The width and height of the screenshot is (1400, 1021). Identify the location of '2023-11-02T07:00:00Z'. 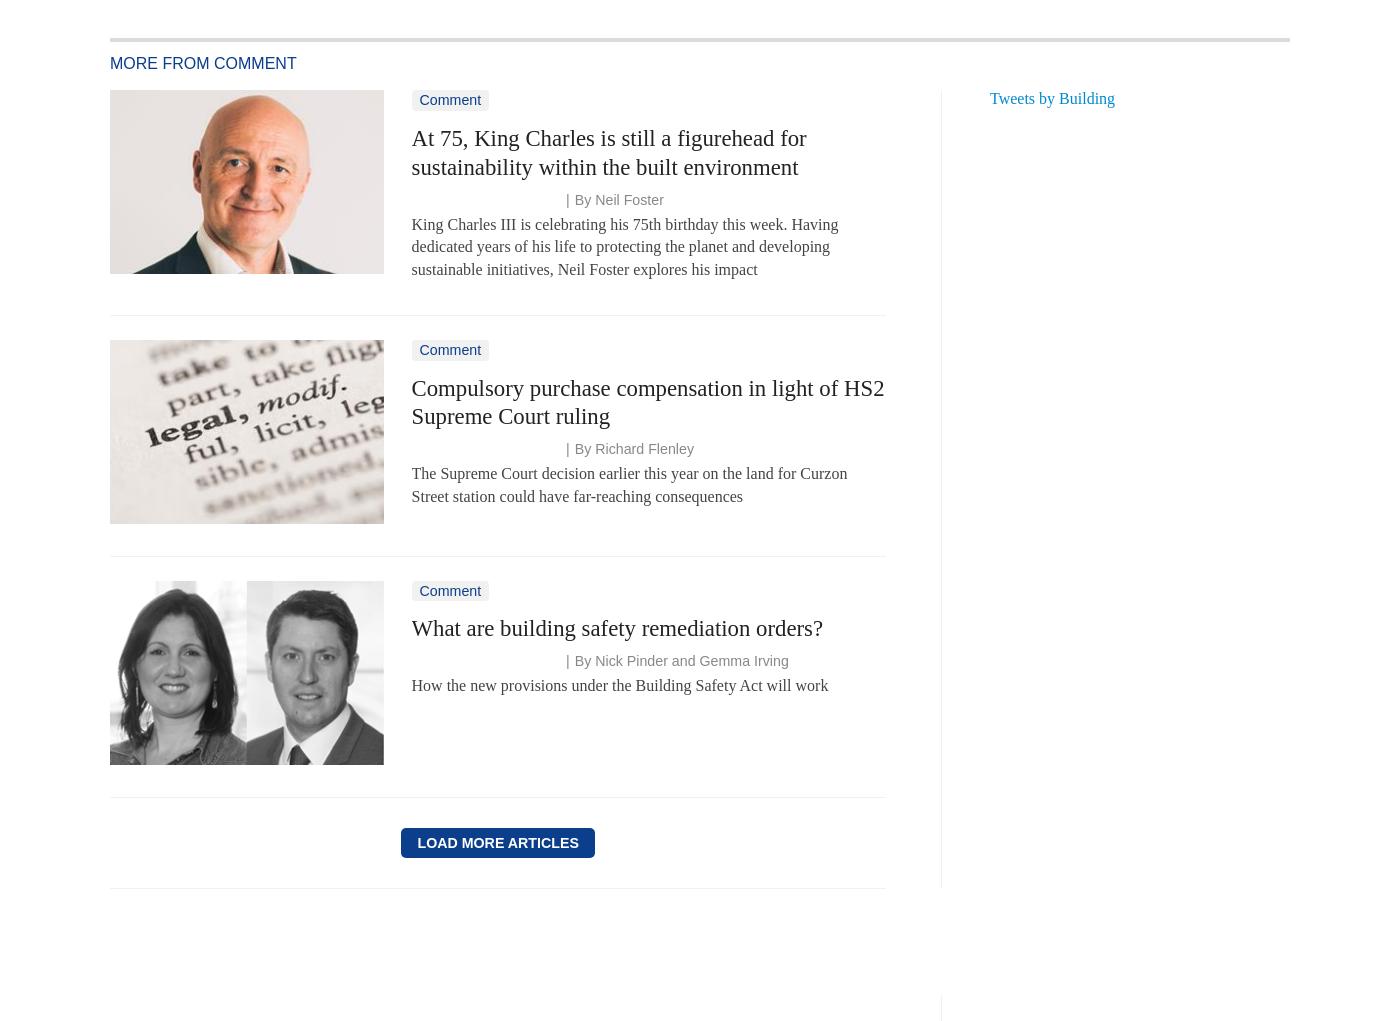
(482, 449).